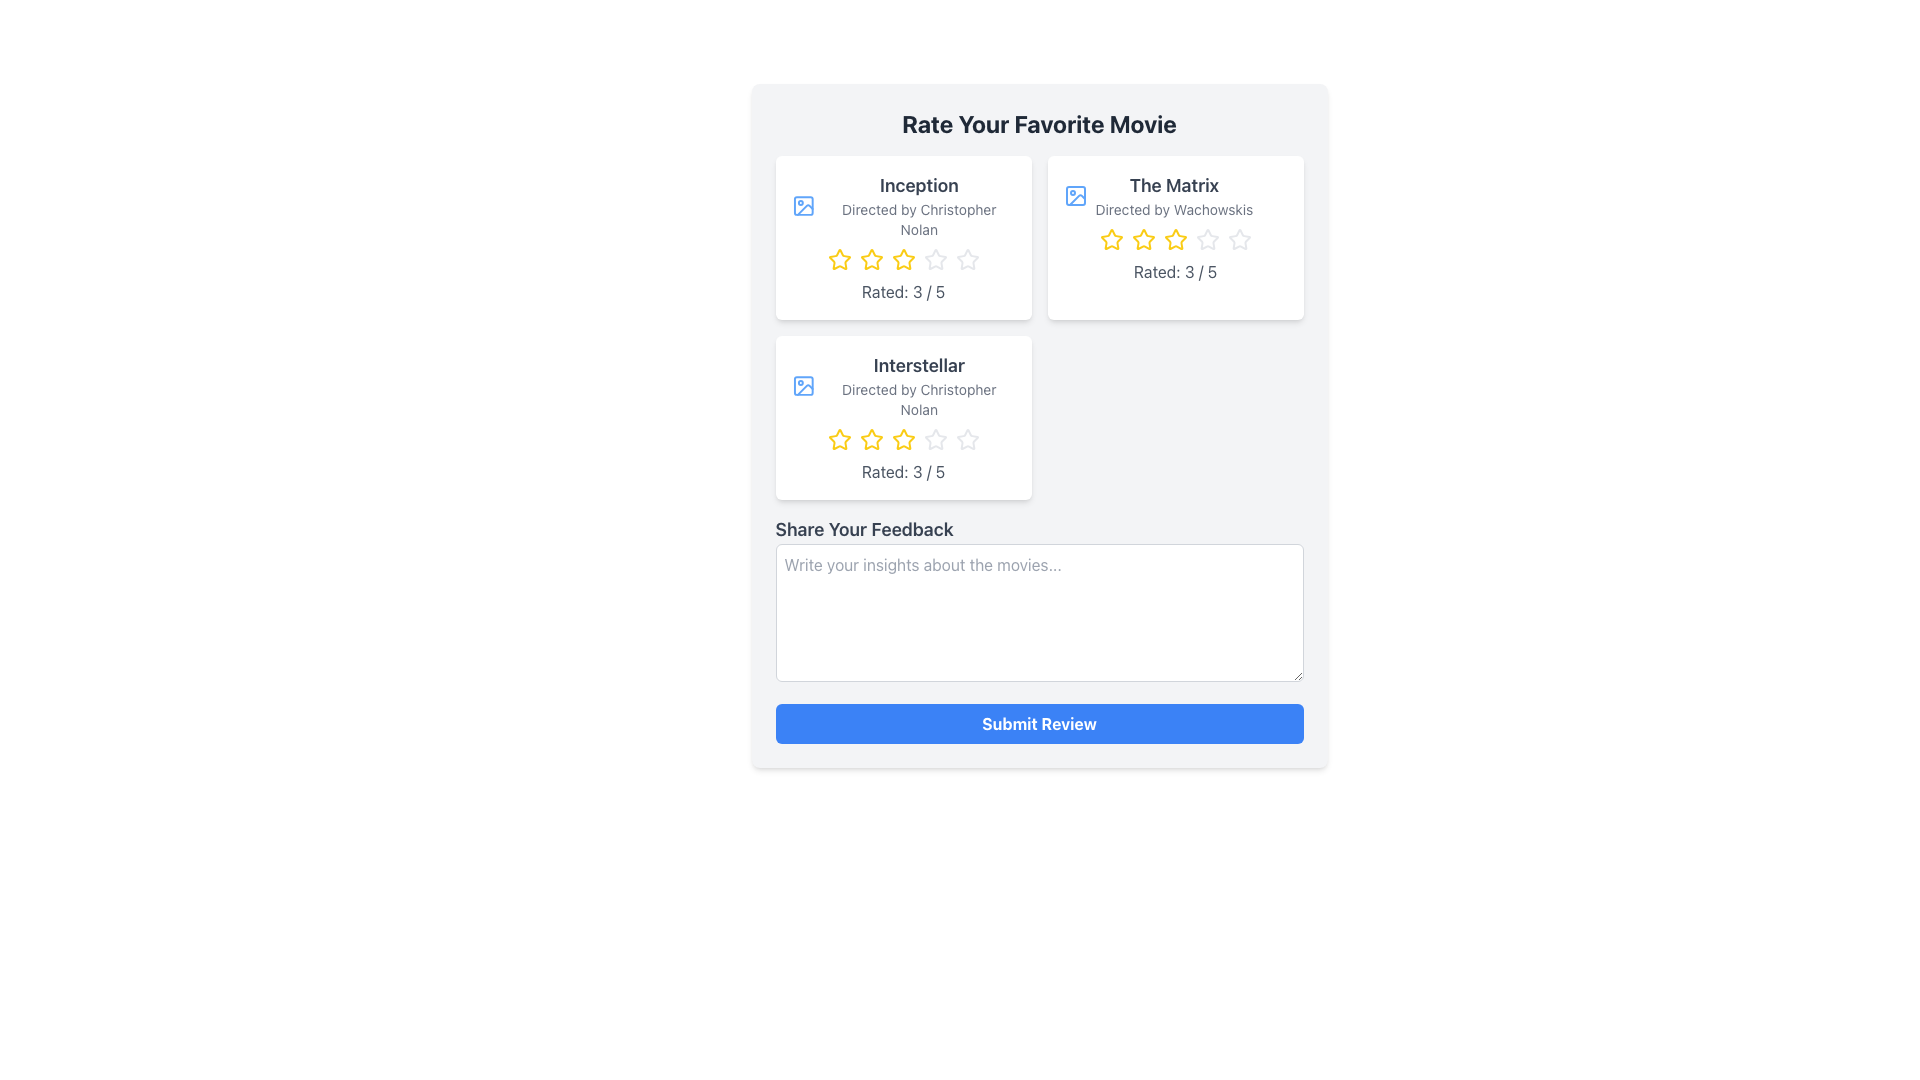  I want to click on the small icon resembling an image placeholder located at the top-left corner of the 'Inception' movie card, so click(803, 205).